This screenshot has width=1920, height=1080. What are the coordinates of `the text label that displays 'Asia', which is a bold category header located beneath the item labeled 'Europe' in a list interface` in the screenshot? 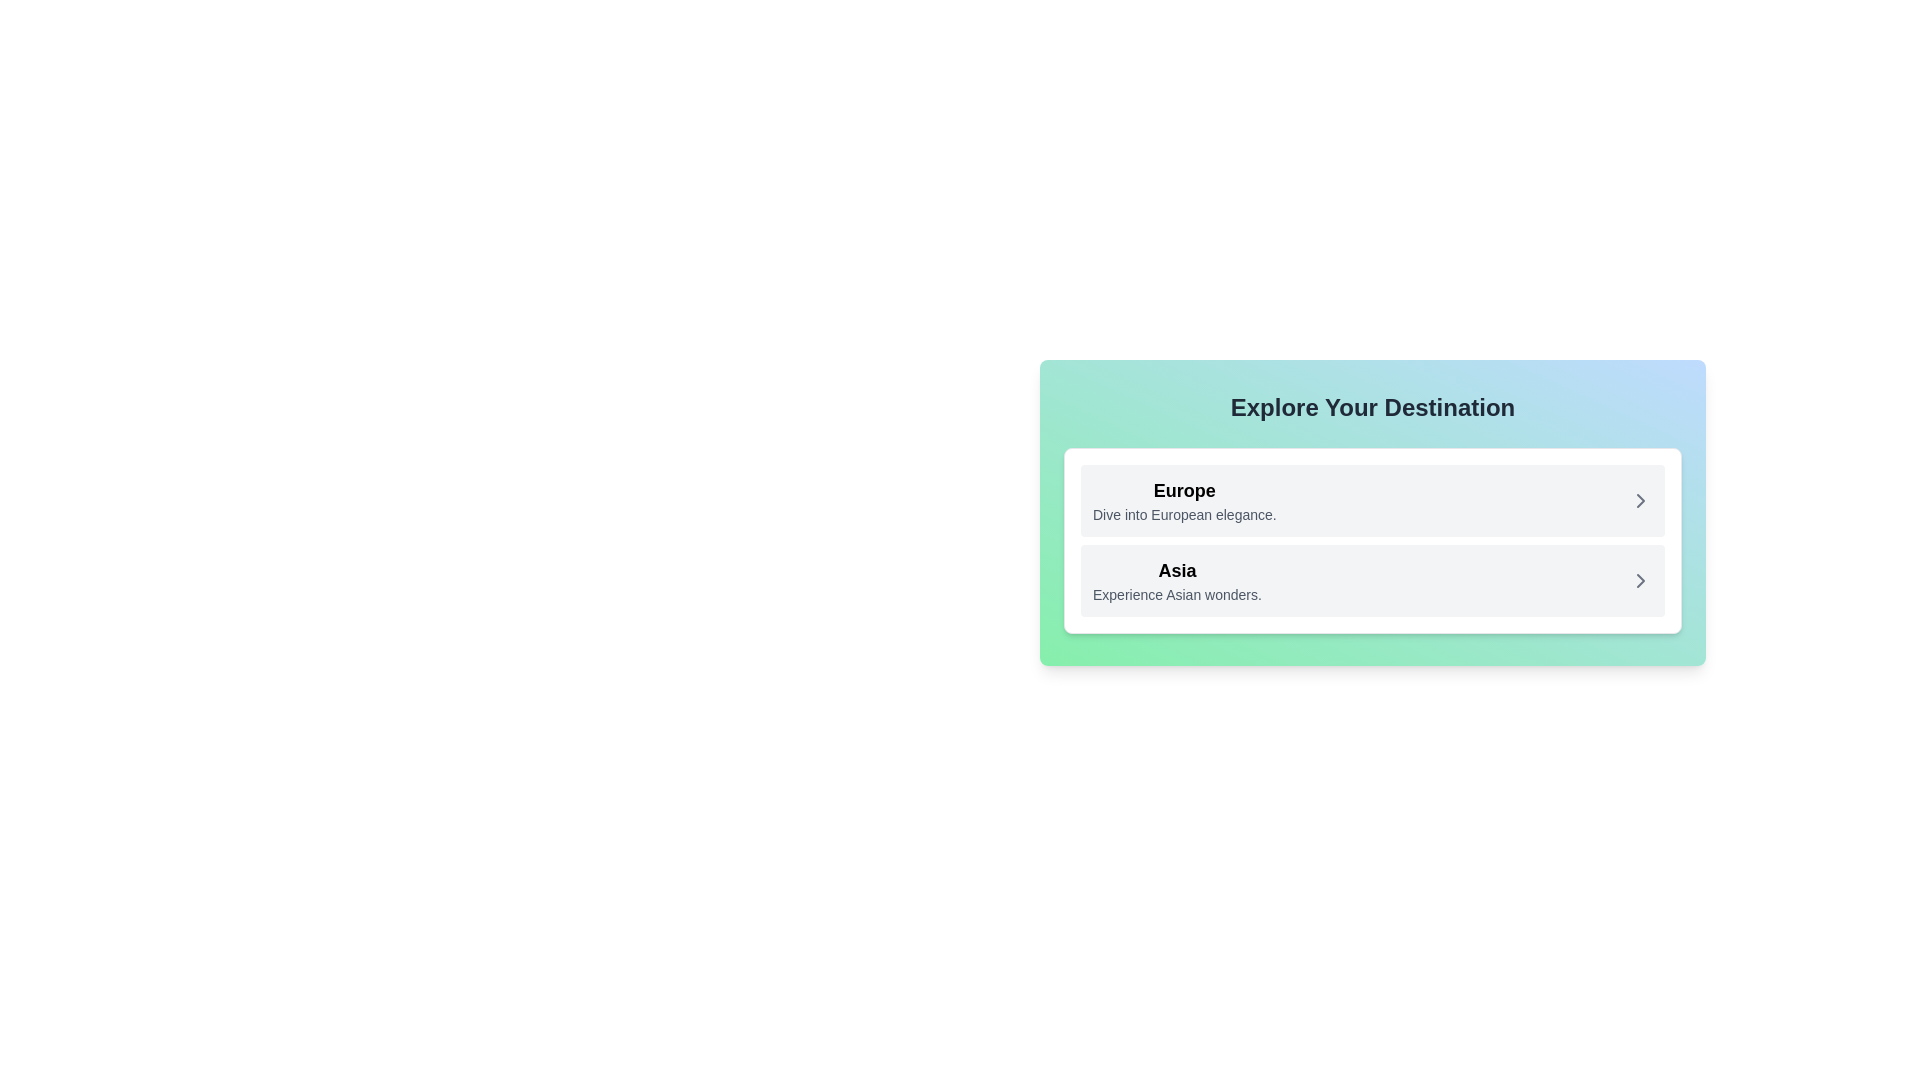 It's located at (1177, 570).